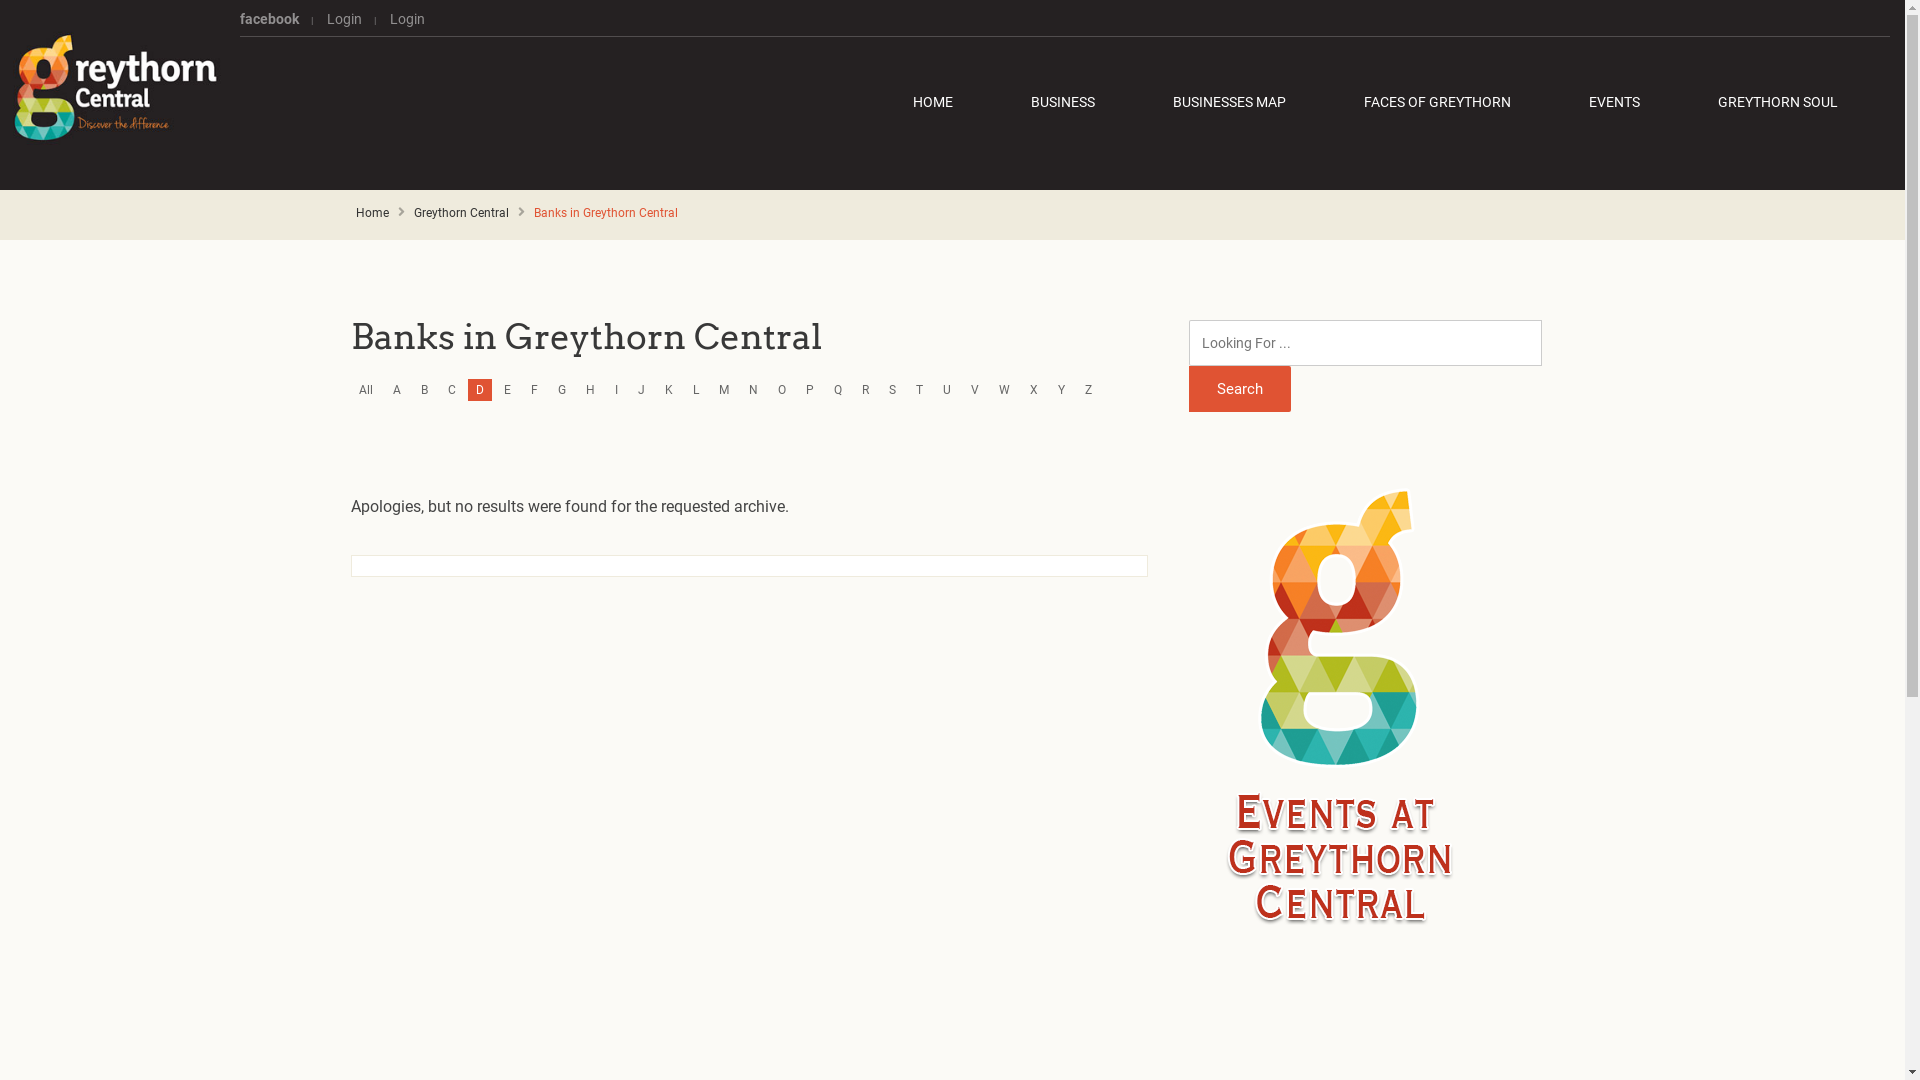 The height and width of the screenshot is (1080, 1920). I want to click on 'GREYTHORN SOUL', so click(1777, 101).